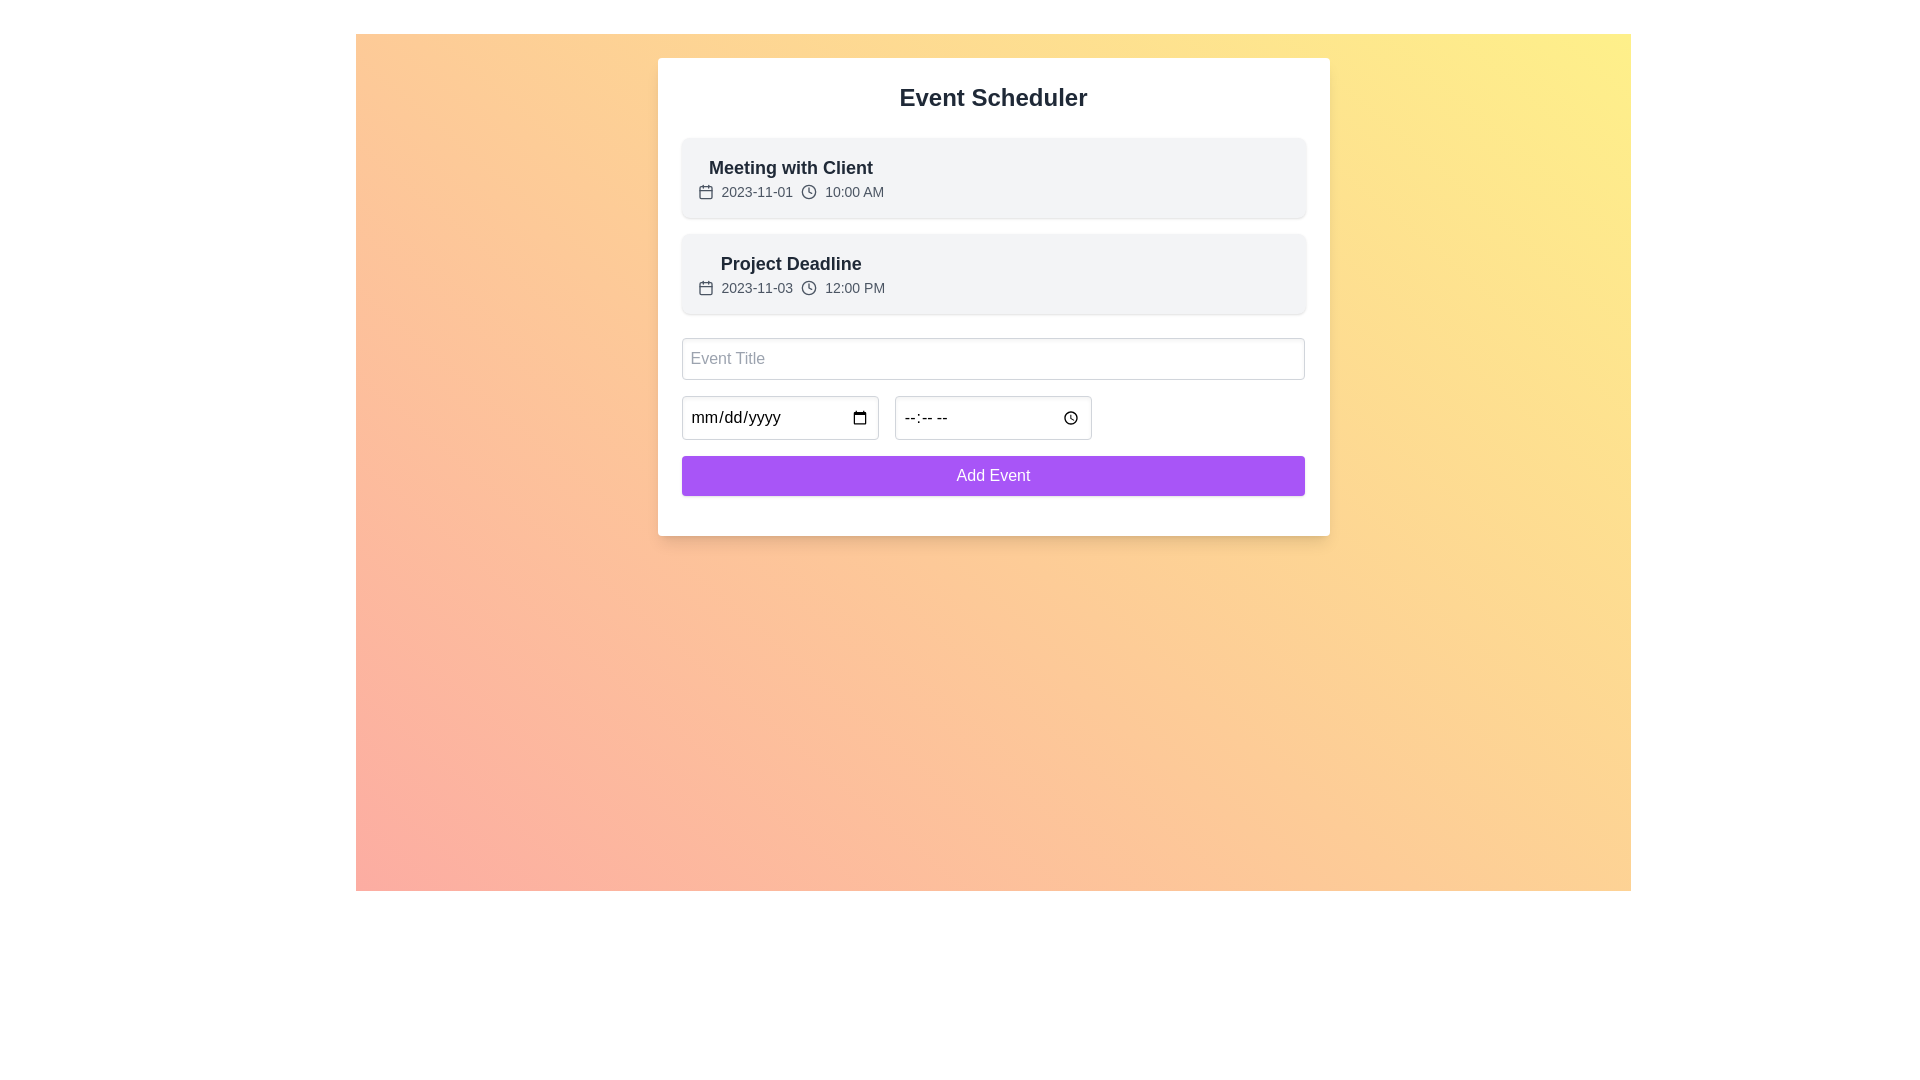 Image resolution: width=1920 pixels, height=1080 pixels. Describe the element at coordinates (705, 192) in the screenshot. I see `the small rectangular calendar icon located in the 'Event Scheduler' interface, near the 'Meeting with Client' section` at that location.